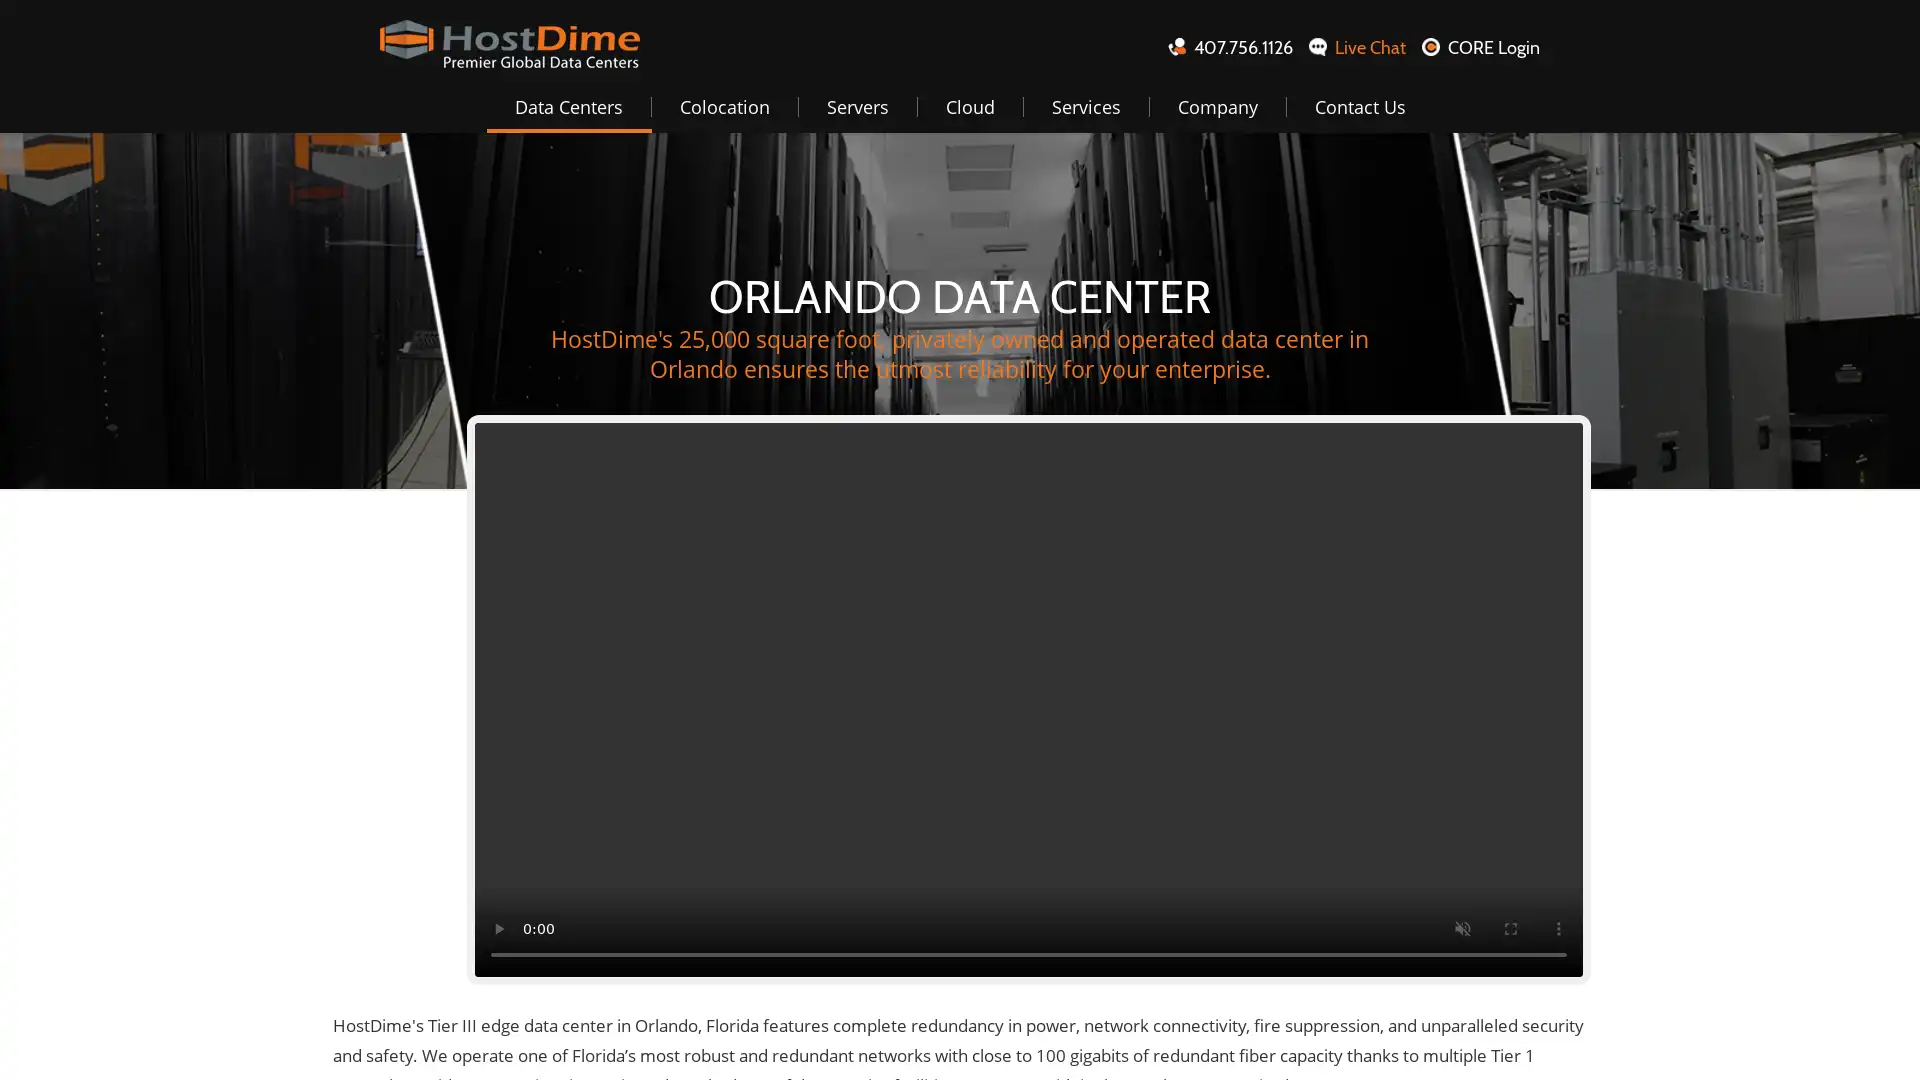 The height and width of the screenshot is (1080, 1920). Describe the element at coordinates (1558, 929) in the screenshot. I see `show more media controls` at that location.